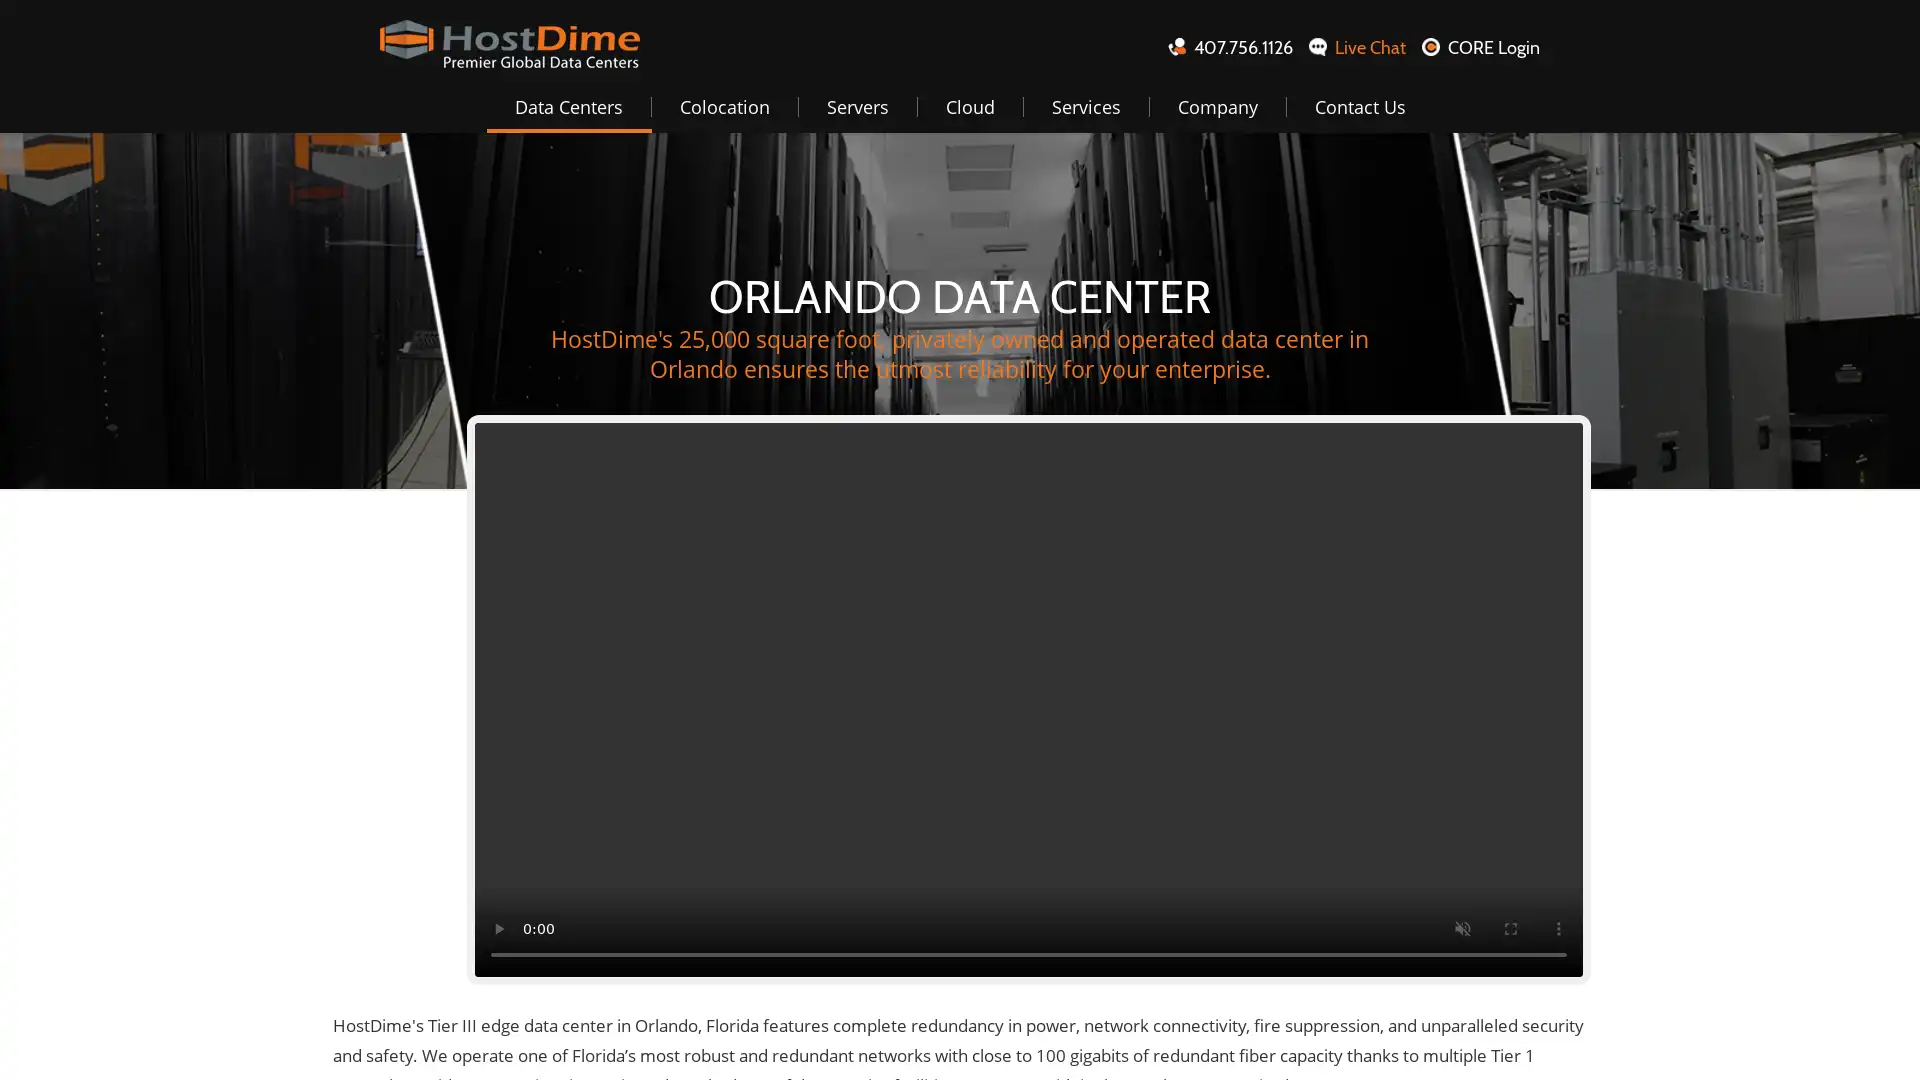 The height and width of the screenshot is (1080, 1920). Describe the element at coordinates (1558, 929) in the screenshot. I see `show more media controls` at that location.